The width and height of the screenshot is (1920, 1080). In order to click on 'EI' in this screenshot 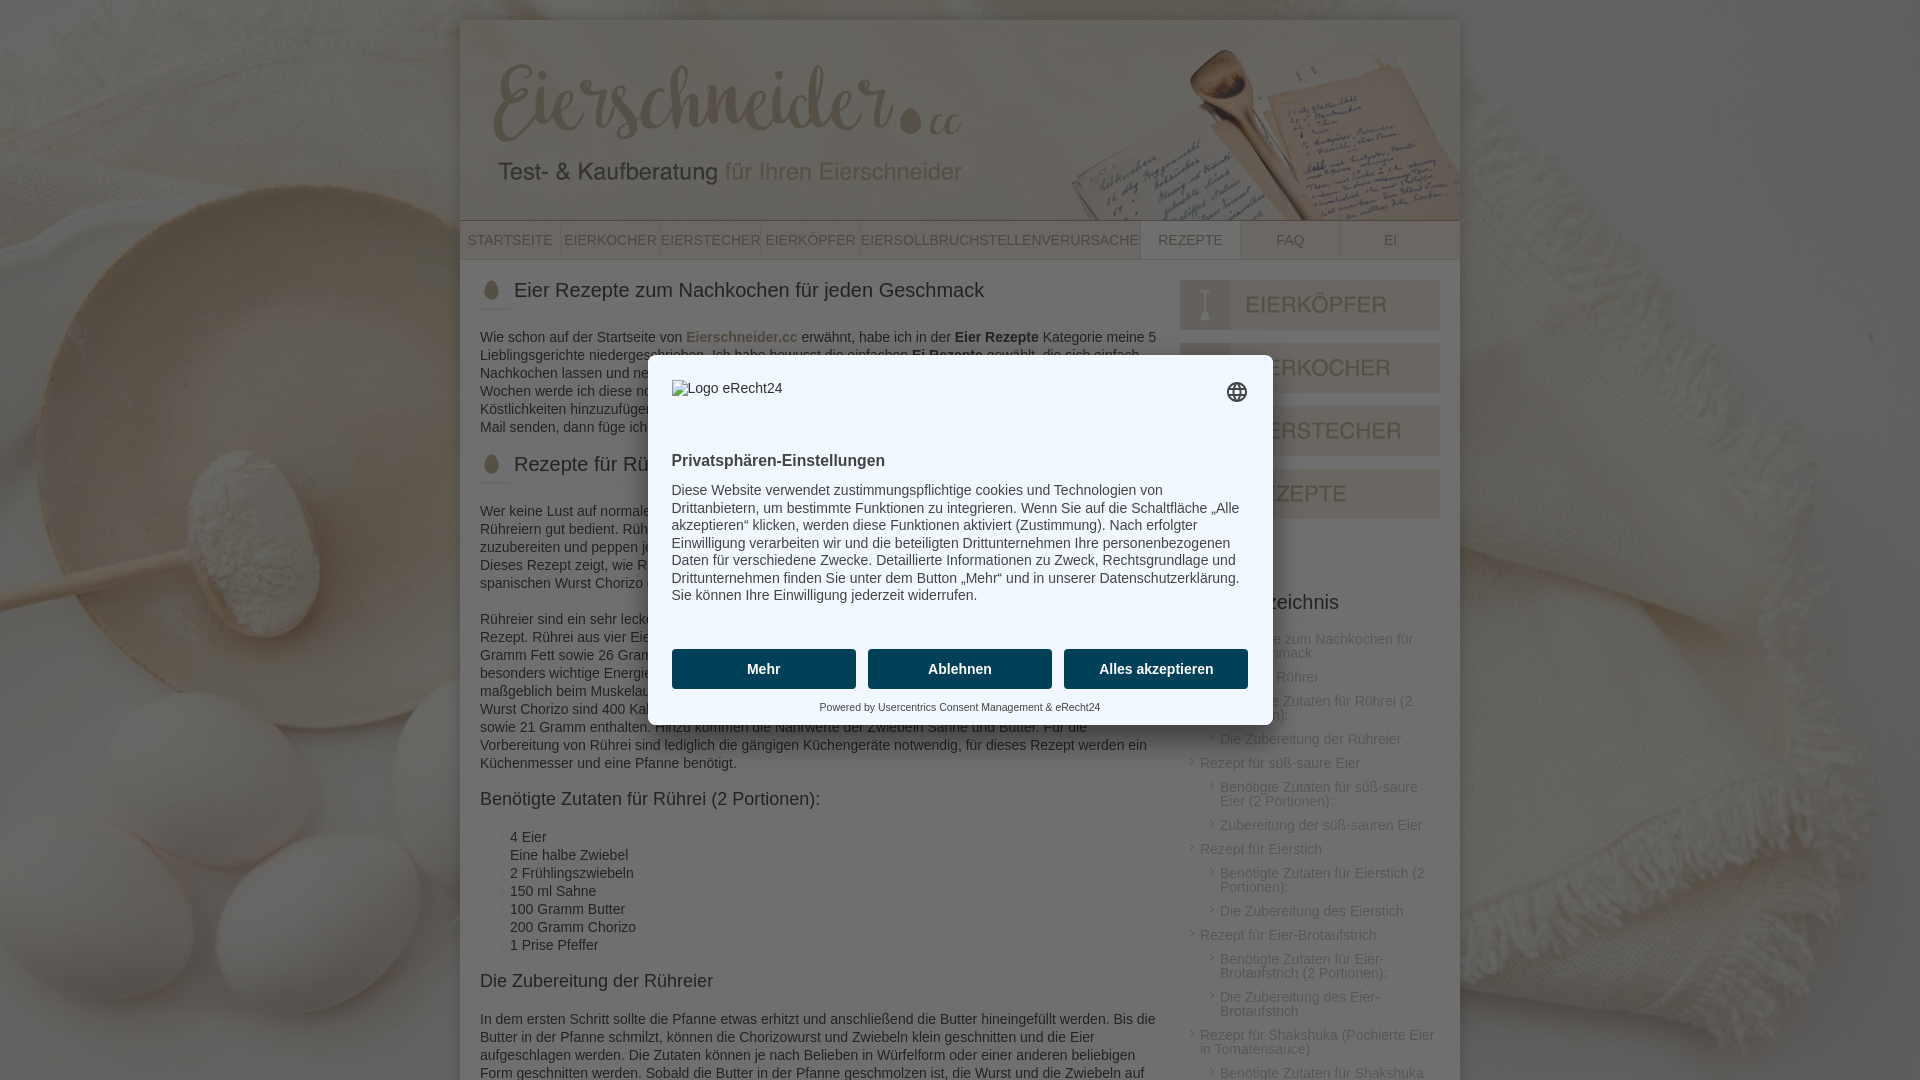, I will do `click(1389, 238)`.